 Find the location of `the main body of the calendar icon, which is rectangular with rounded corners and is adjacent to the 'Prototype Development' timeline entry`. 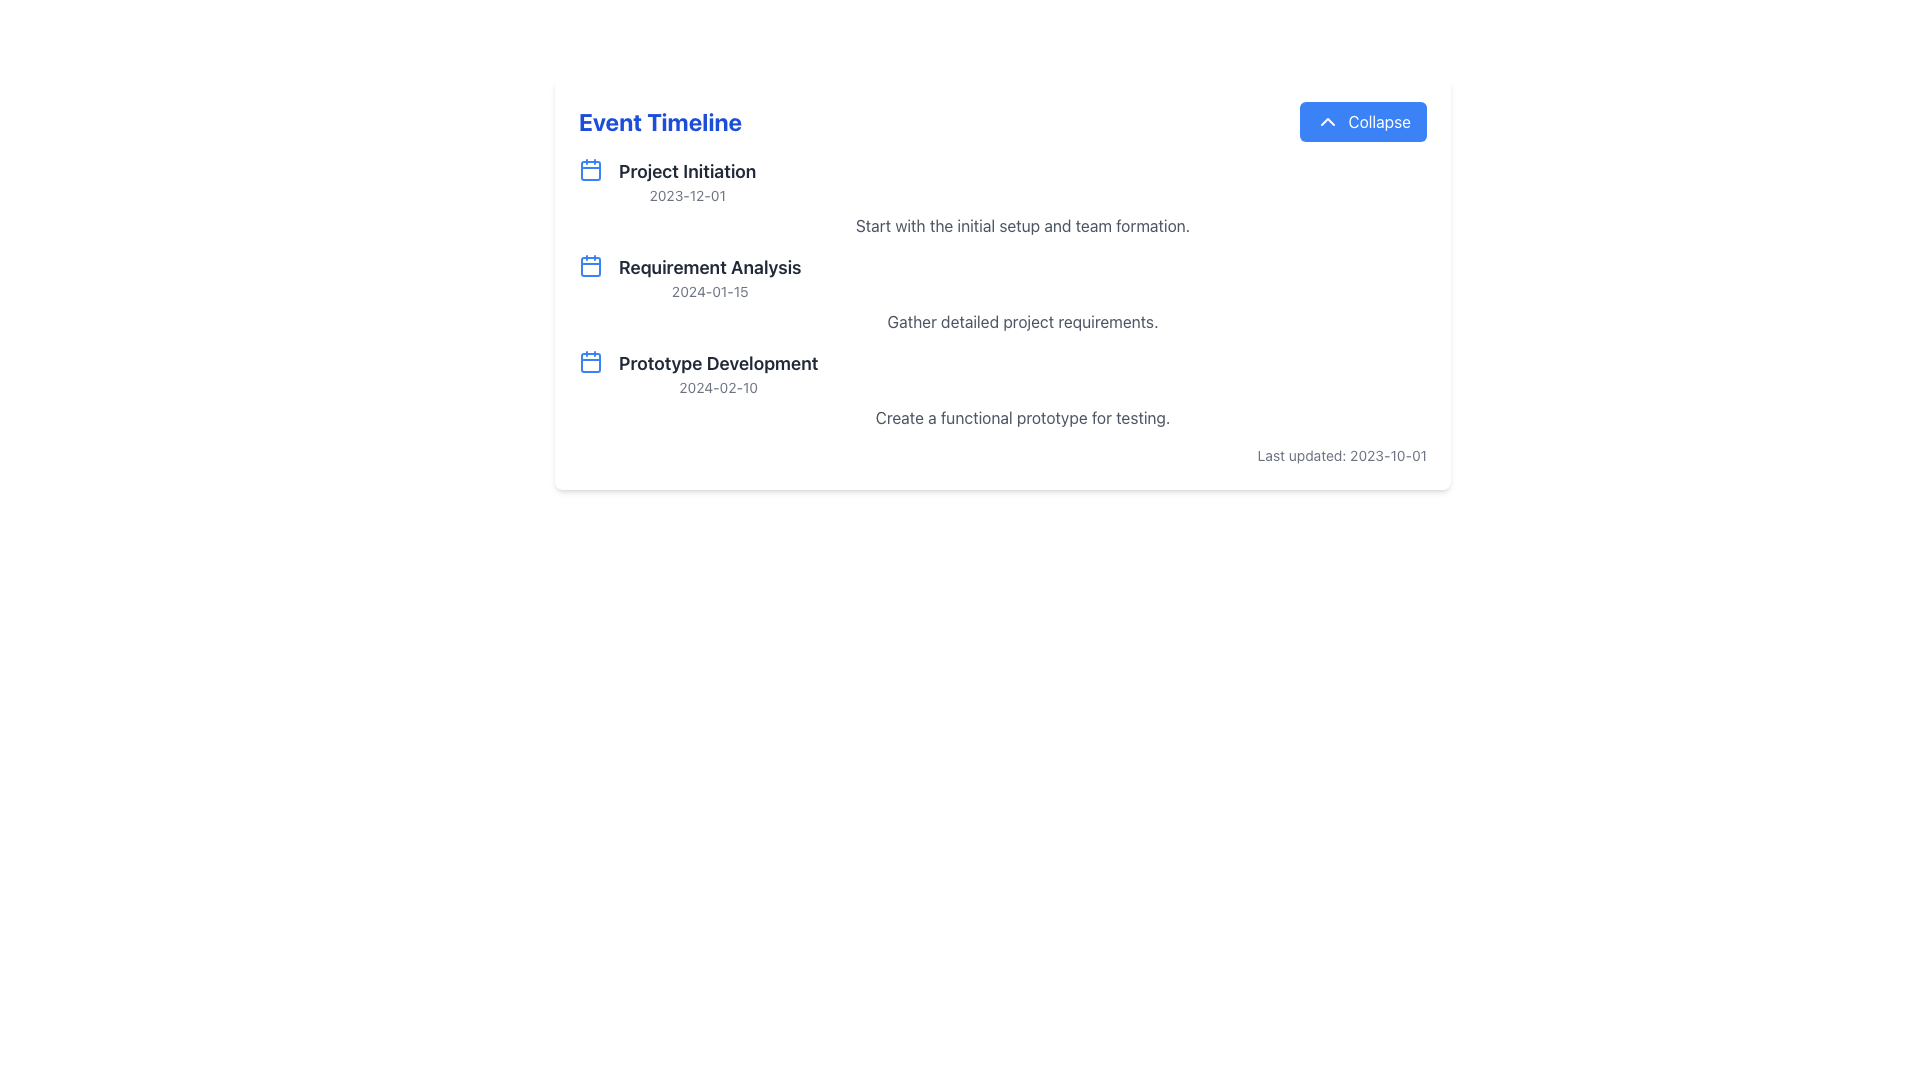

the main body of the calendar icon, which is rectangular with rounded corners and is adjacent to the 'Prototype Development' timeline entry is located at coordinates (589, 362).